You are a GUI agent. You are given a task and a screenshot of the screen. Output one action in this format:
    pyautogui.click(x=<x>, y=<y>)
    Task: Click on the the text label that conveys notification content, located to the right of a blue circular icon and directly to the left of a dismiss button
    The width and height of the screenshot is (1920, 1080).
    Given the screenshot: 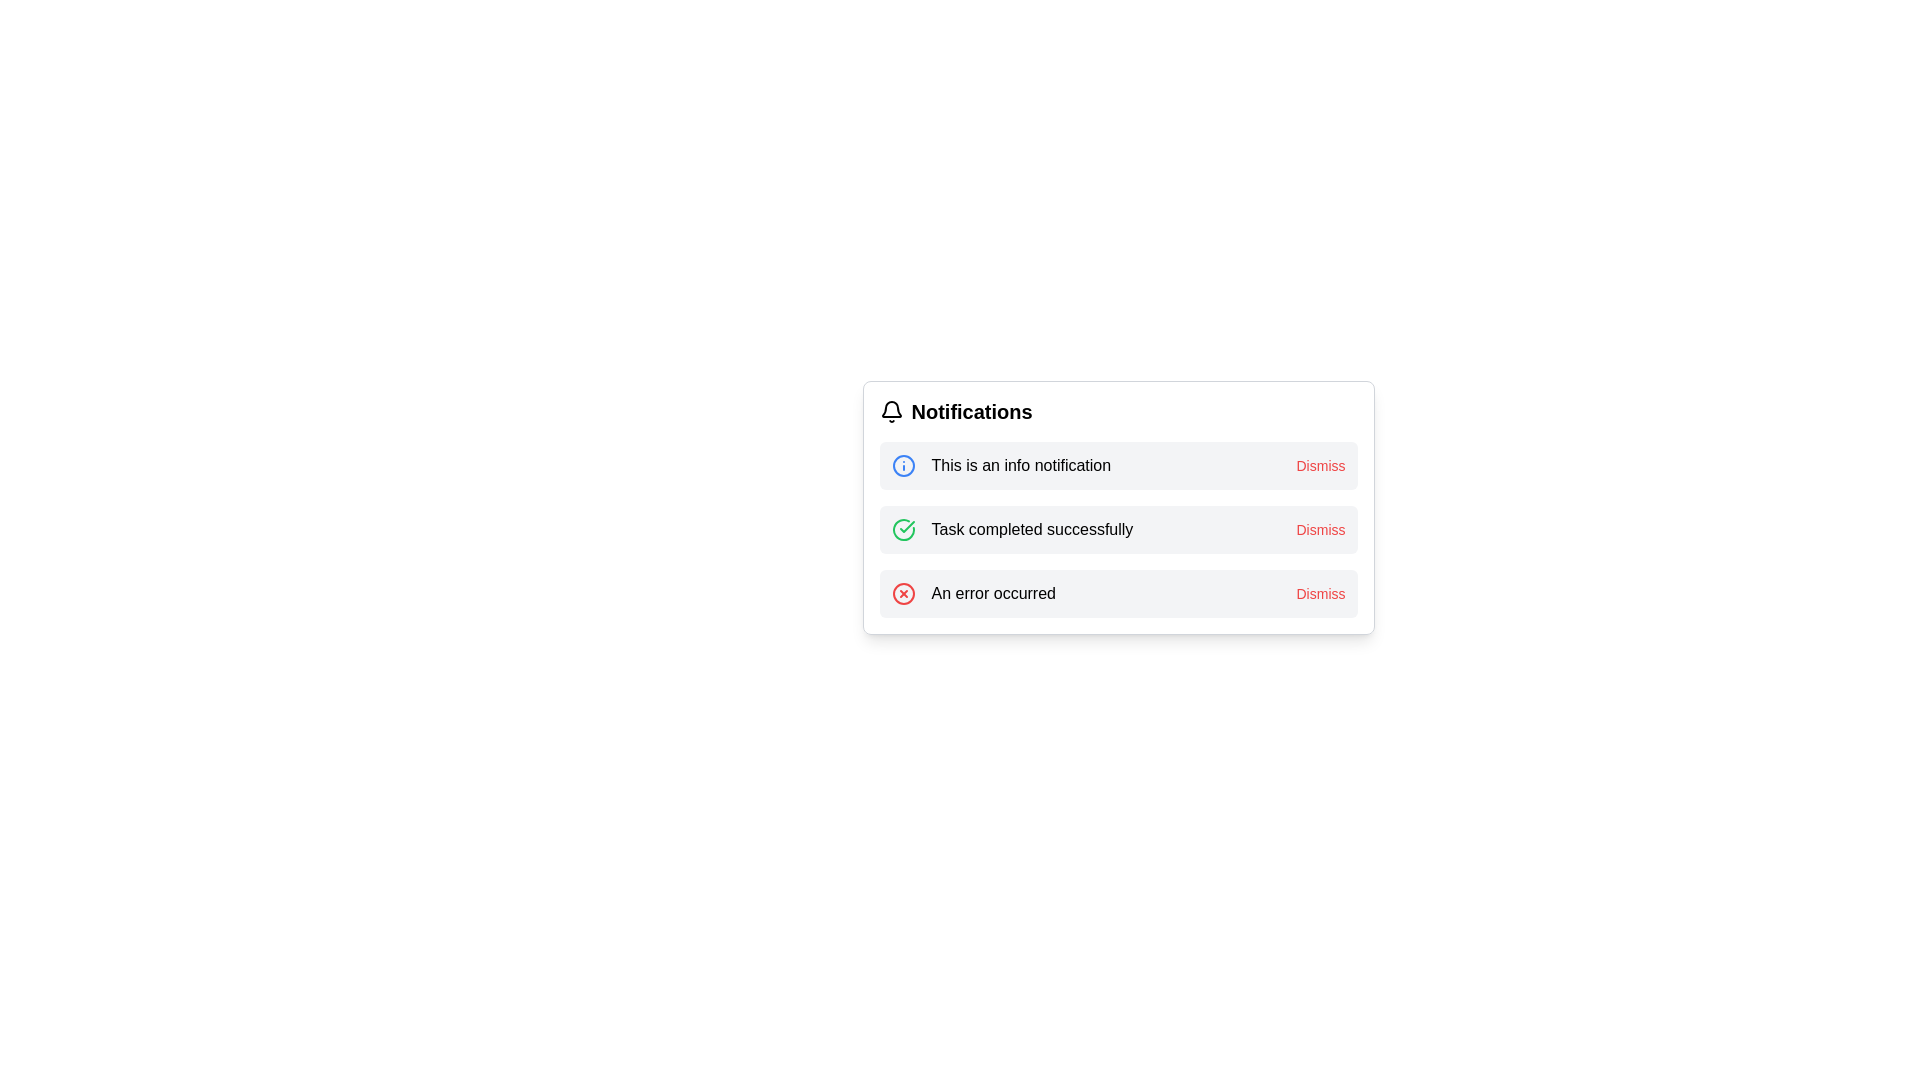 What is the action you would take?
    pyautogui.click(x=1021, y=466)
    